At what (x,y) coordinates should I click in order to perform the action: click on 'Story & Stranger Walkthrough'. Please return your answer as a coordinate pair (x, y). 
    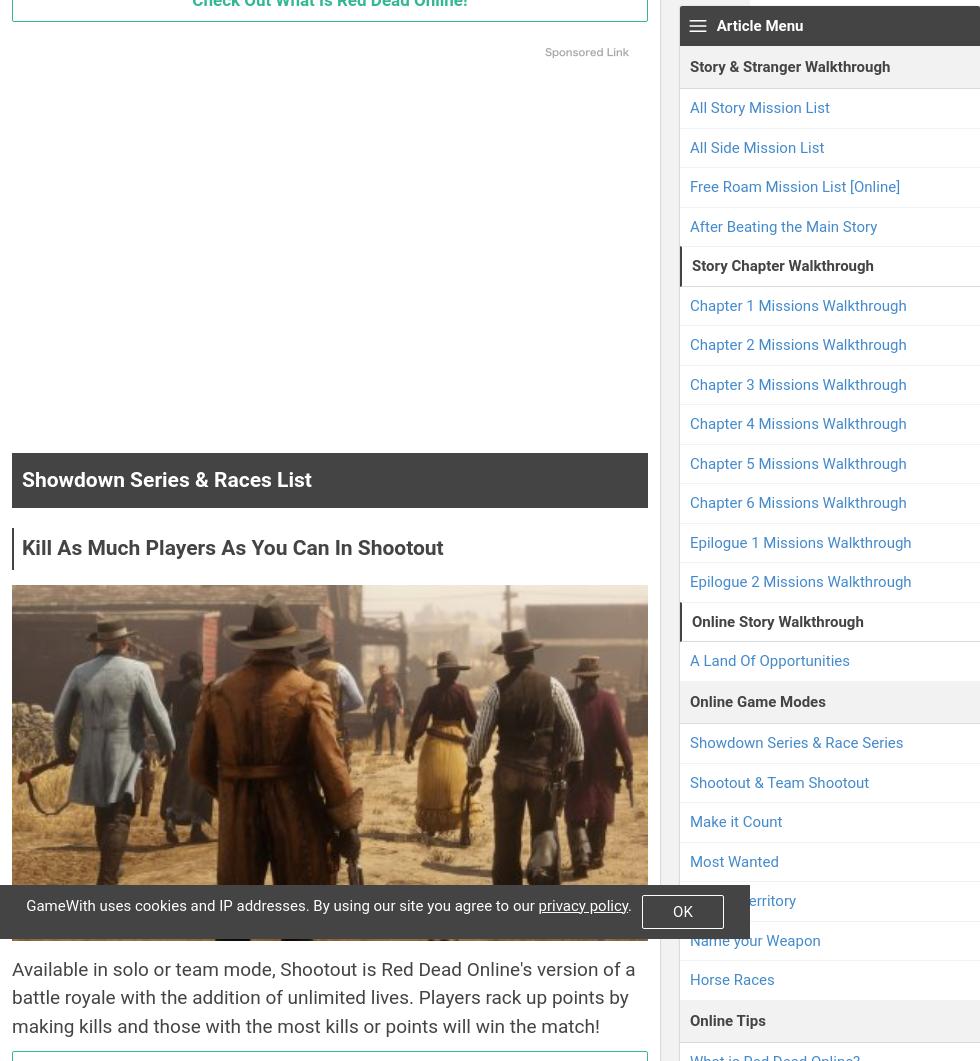
    Looking at the image, I should click on (789, 65).